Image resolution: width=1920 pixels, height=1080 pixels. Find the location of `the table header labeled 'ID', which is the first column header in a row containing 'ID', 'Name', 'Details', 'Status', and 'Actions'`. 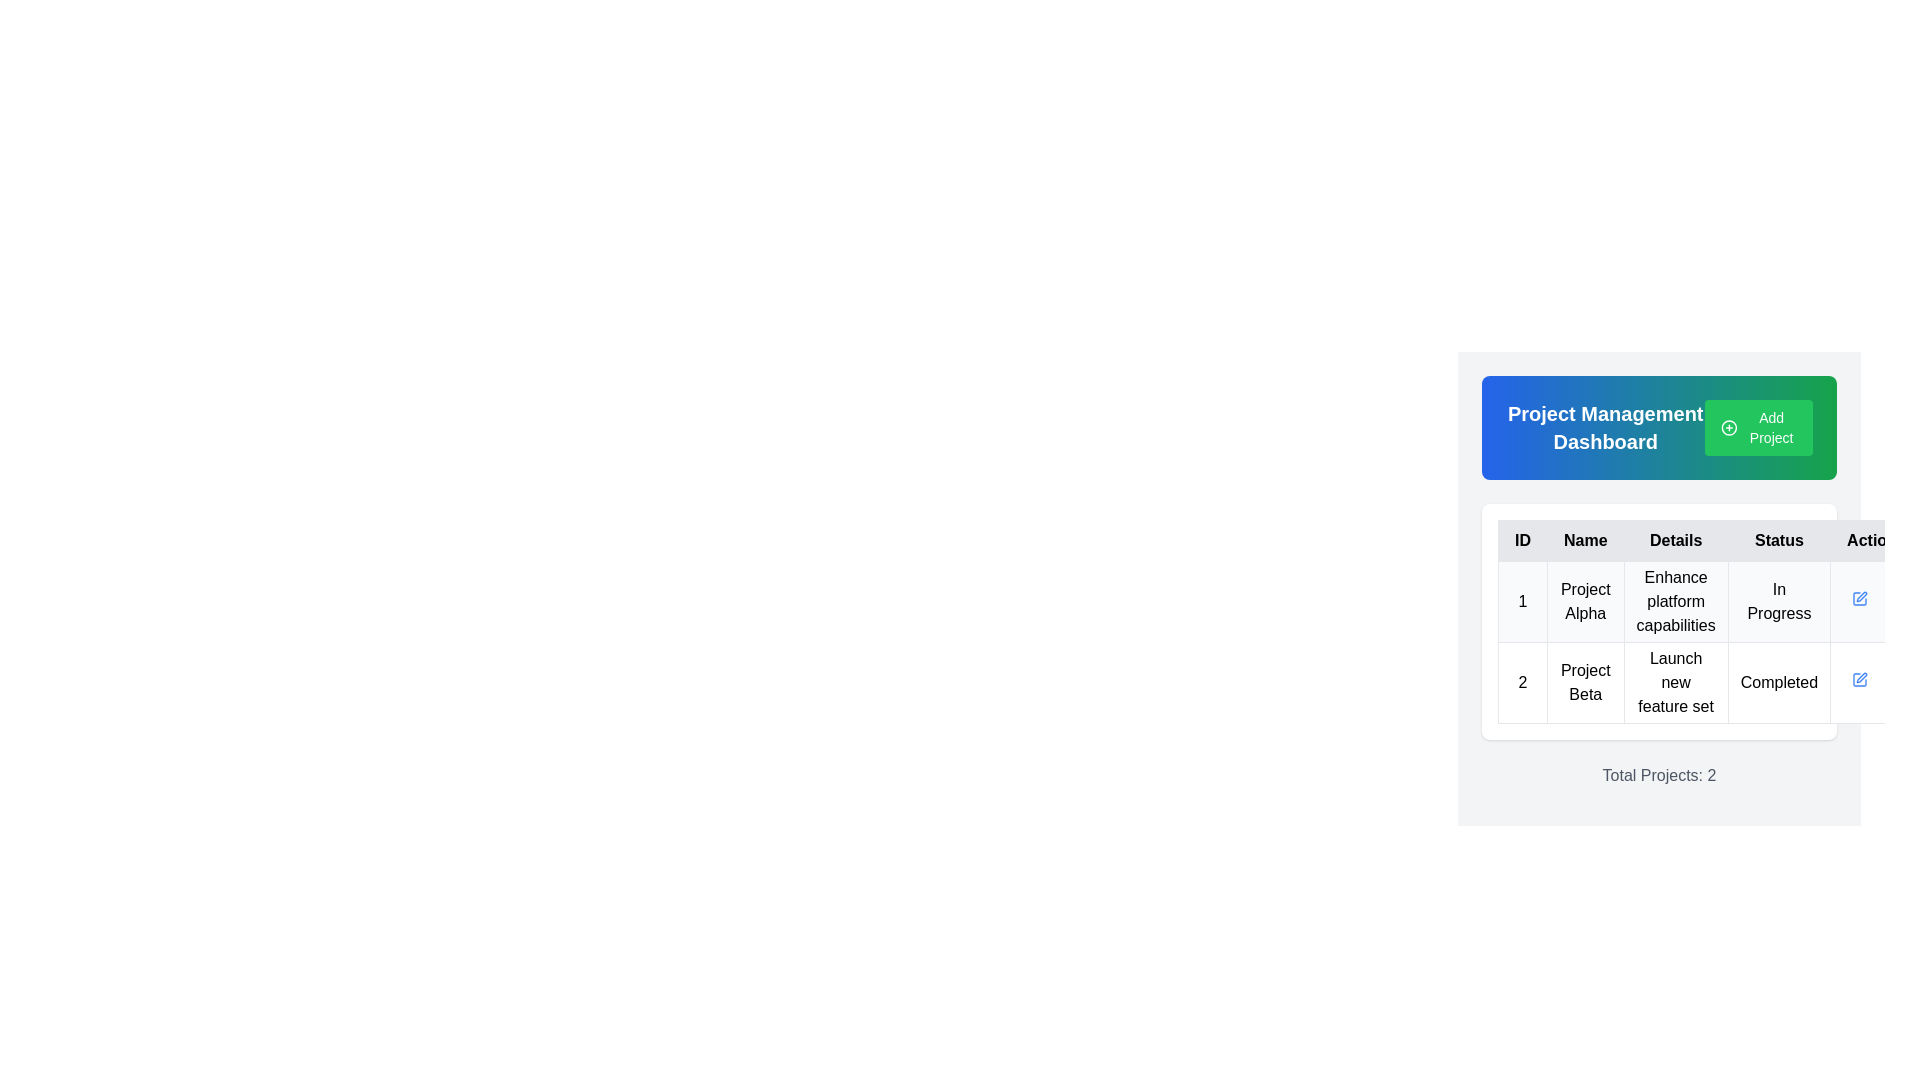

the table header labeled 'ID', which is the first column header in a row containing 'ID', 'Name', 'Details', 'Status', and 'Actions' is located at coordinates (1521, 540).